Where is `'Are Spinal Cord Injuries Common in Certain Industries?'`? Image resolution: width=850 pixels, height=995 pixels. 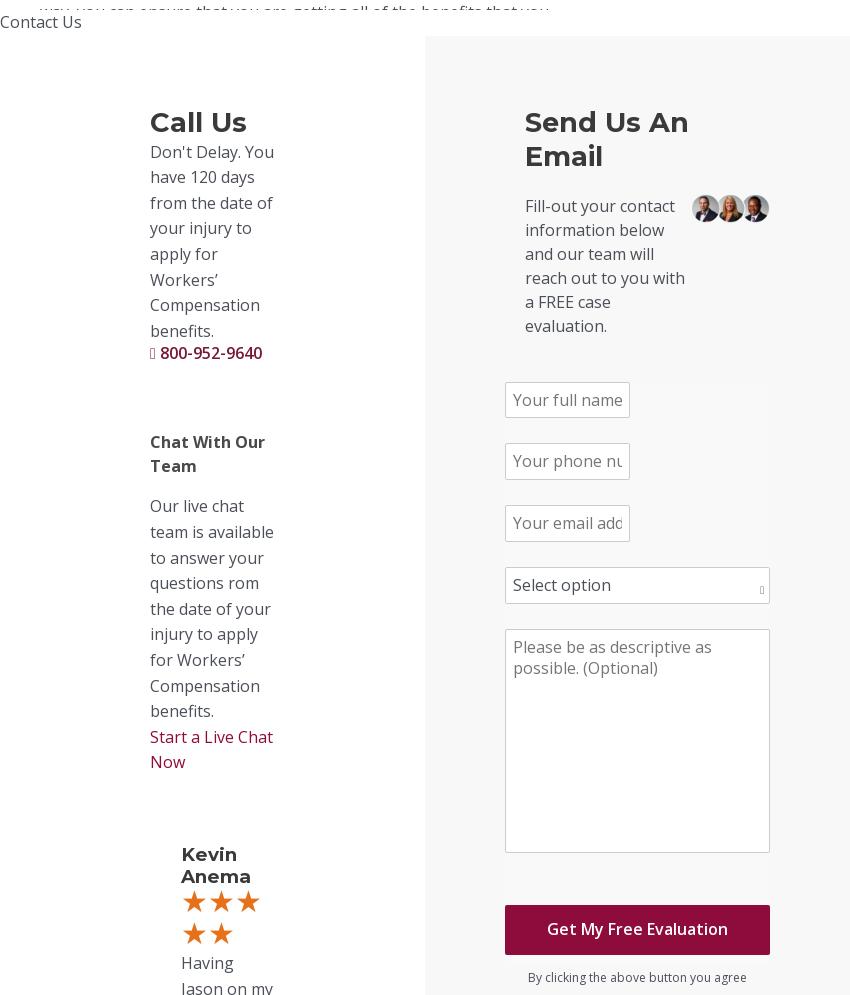 'Are Spinal Cord Injuries Common in Certain Industries?' is located at coordinates (39, 564).